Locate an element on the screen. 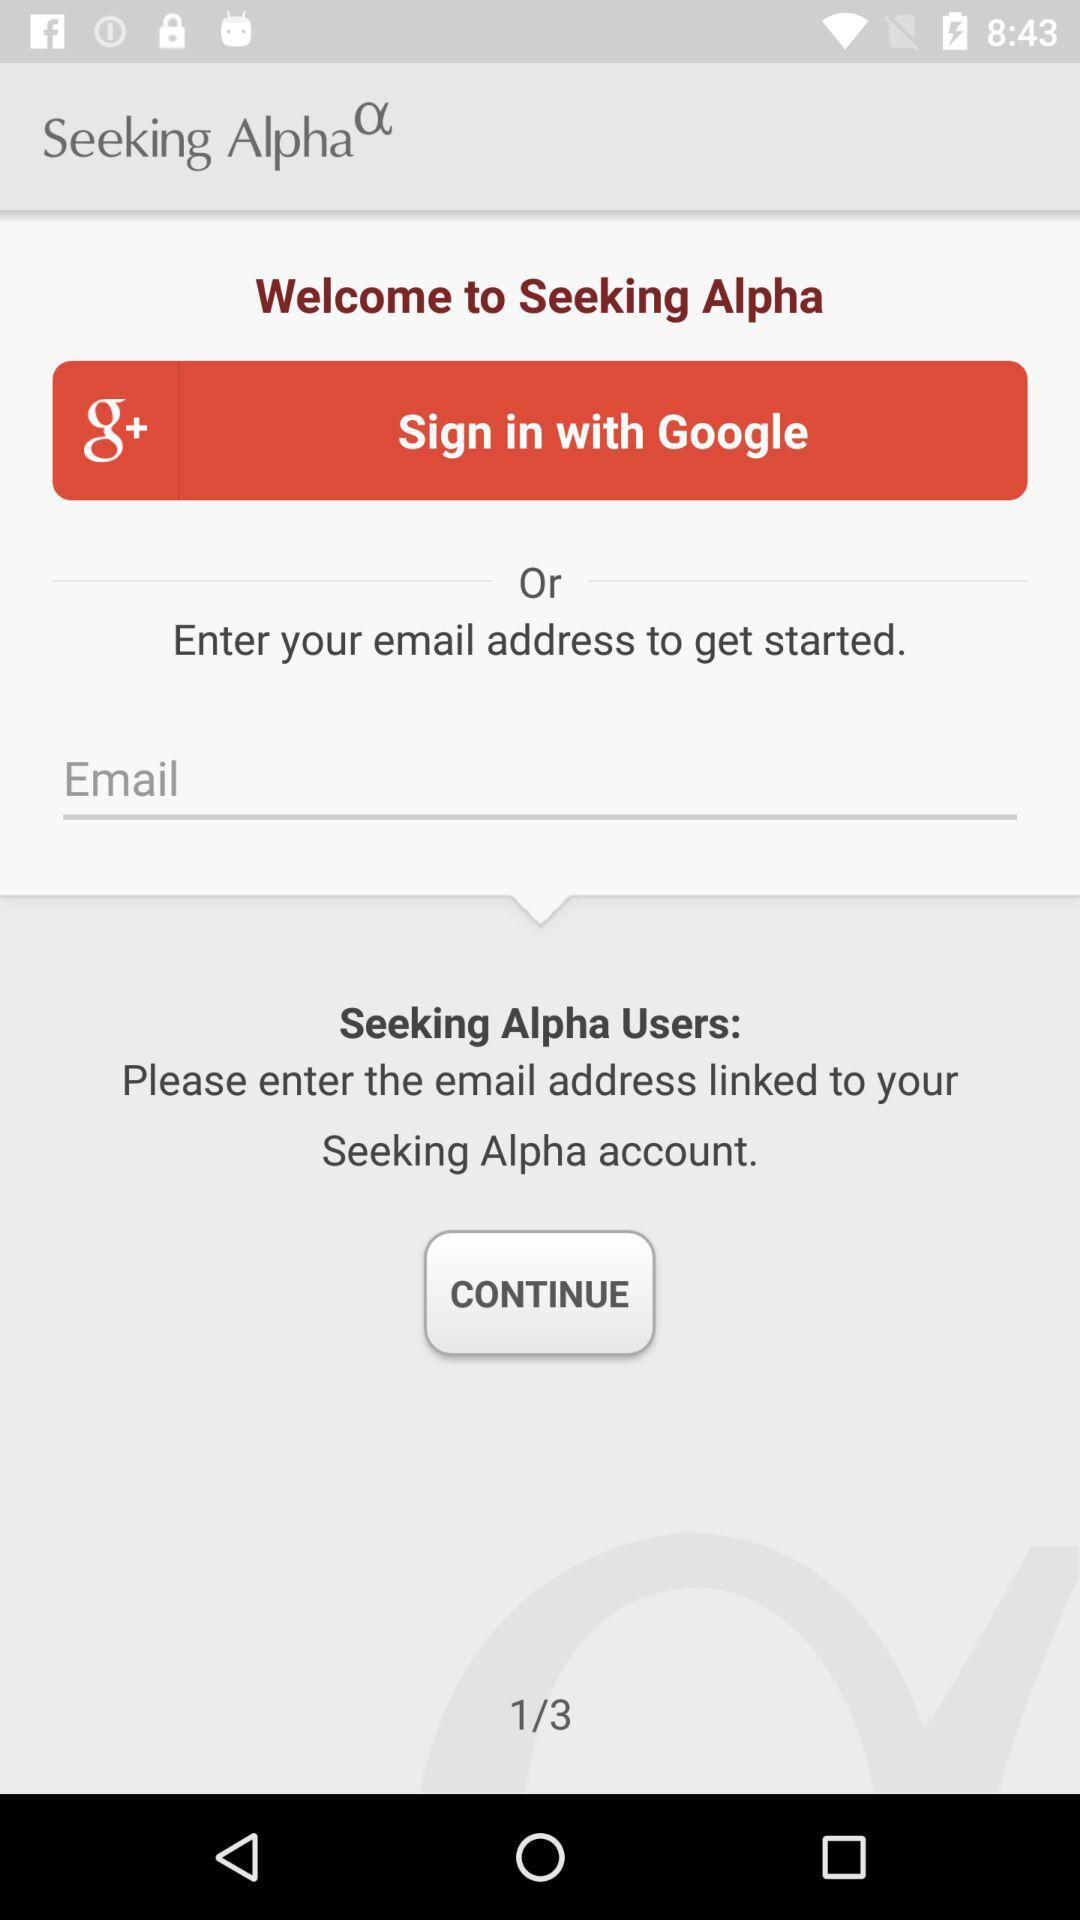  the continue item is located at coordinates (538, 1292).